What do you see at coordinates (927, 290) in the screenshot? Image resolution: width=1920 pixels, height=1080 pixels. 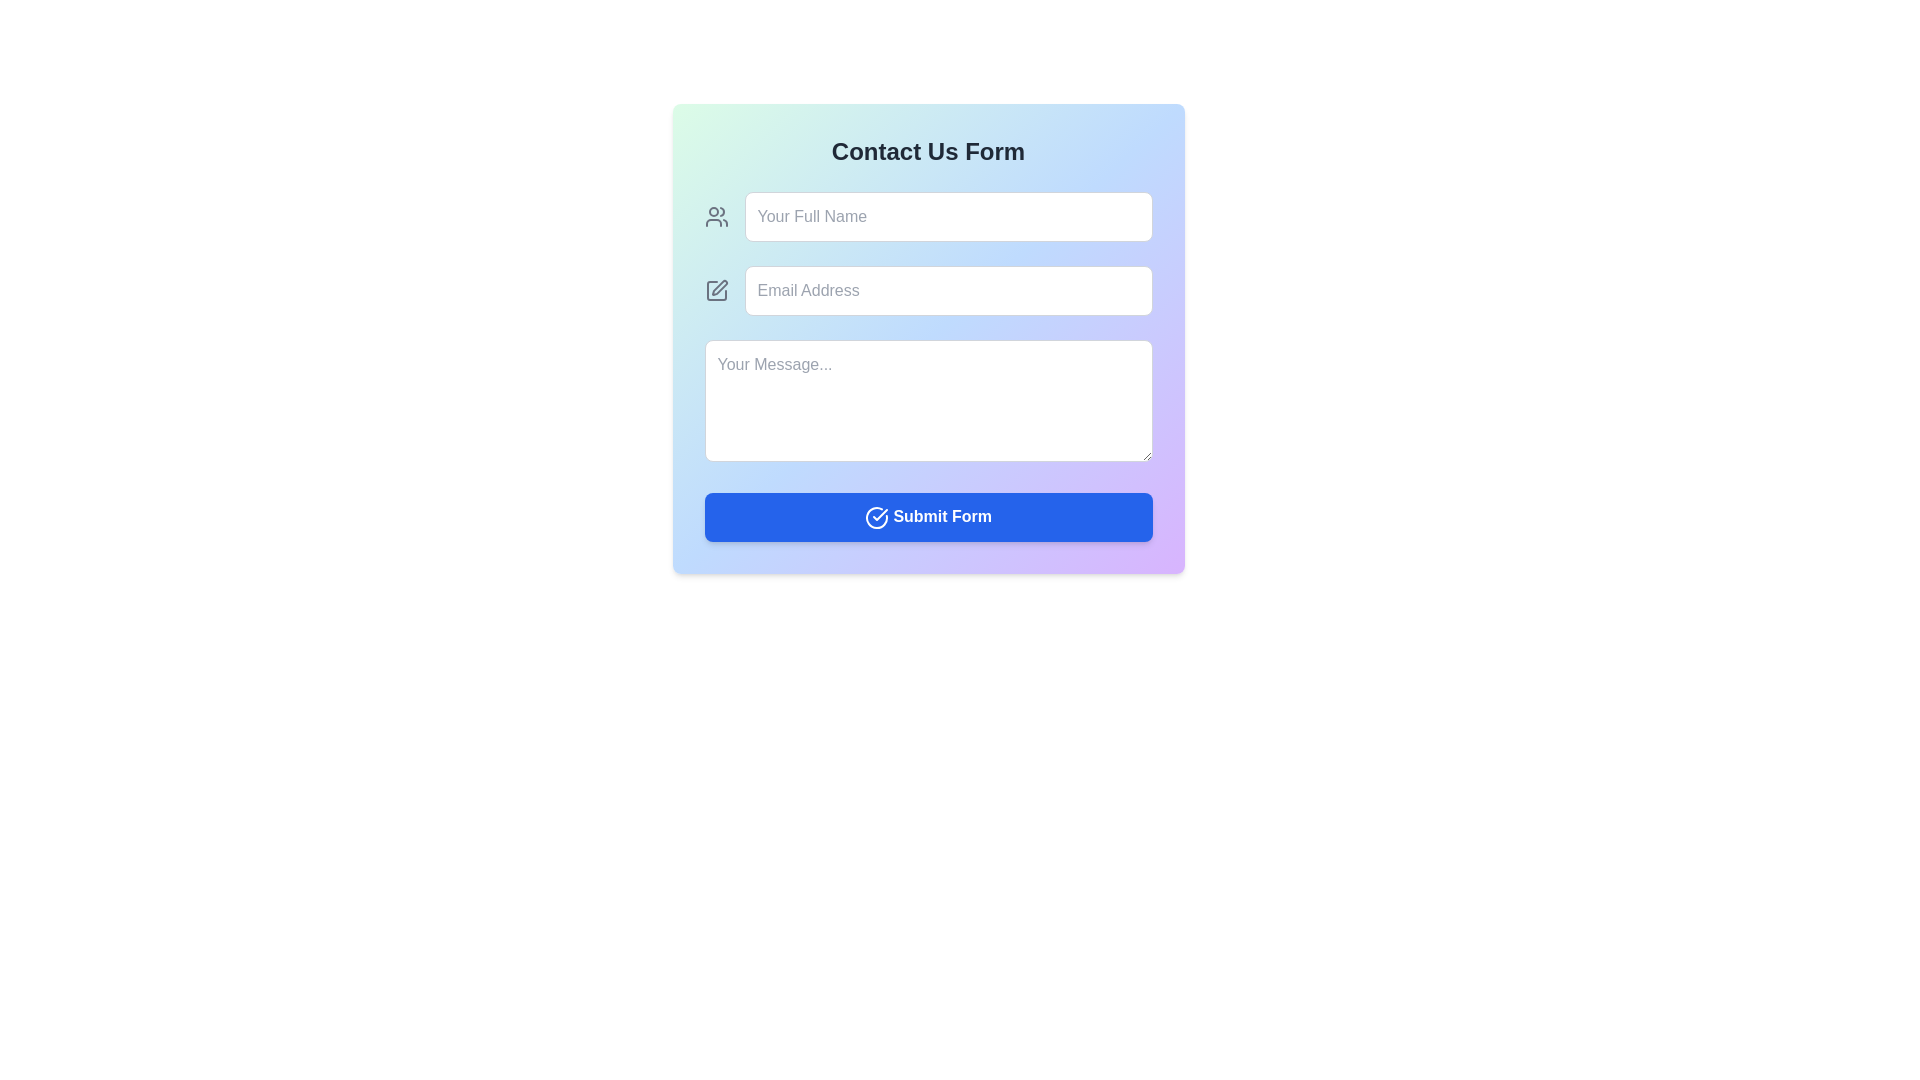 I see `the email input field in the 'Contact Us Form', which is the second input field below 'Your Full Name' and above 'Your Message...'` at bounding box center [927, 290].